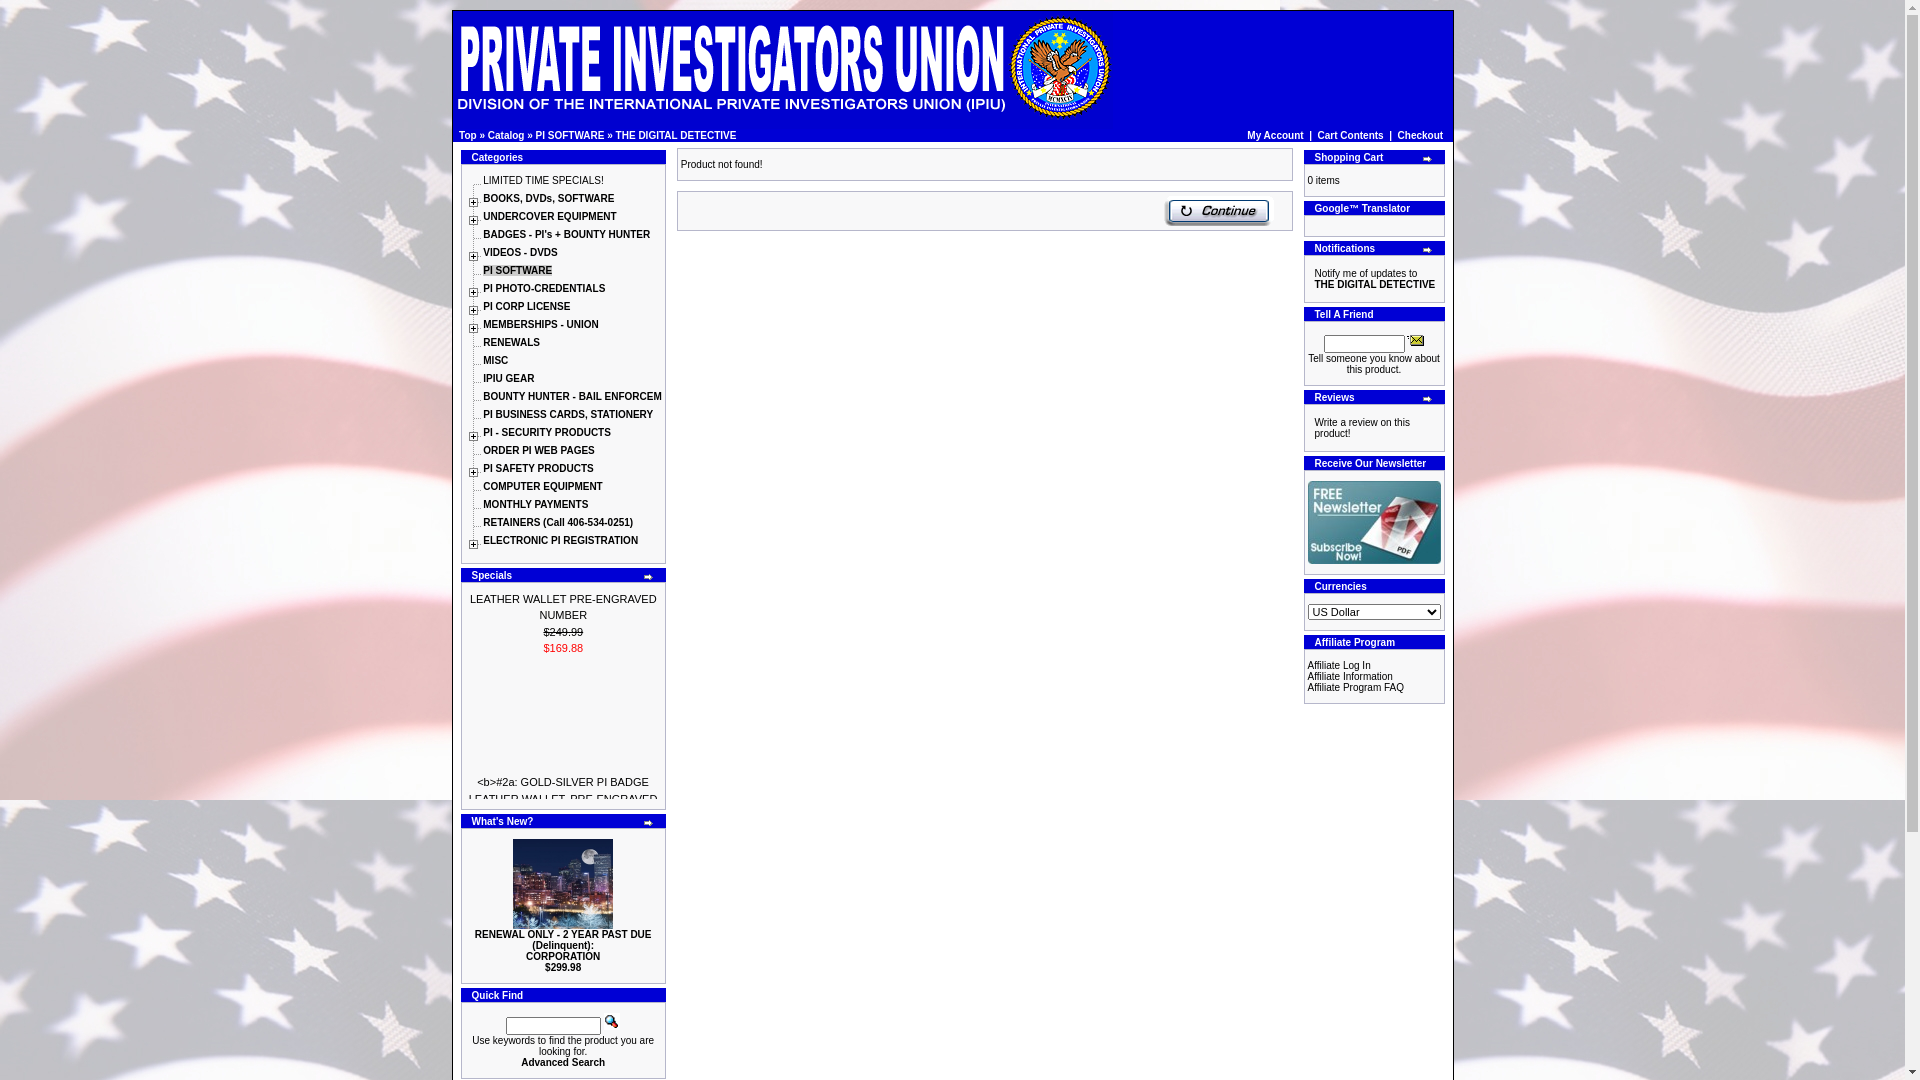 The width and height of the screenshot is (1920, 1080). Describe the element at coordinates (571, 396) in the screenshot. I see `'BOUNTY HUNTER - BAIL ENFORCEM'` at that location.